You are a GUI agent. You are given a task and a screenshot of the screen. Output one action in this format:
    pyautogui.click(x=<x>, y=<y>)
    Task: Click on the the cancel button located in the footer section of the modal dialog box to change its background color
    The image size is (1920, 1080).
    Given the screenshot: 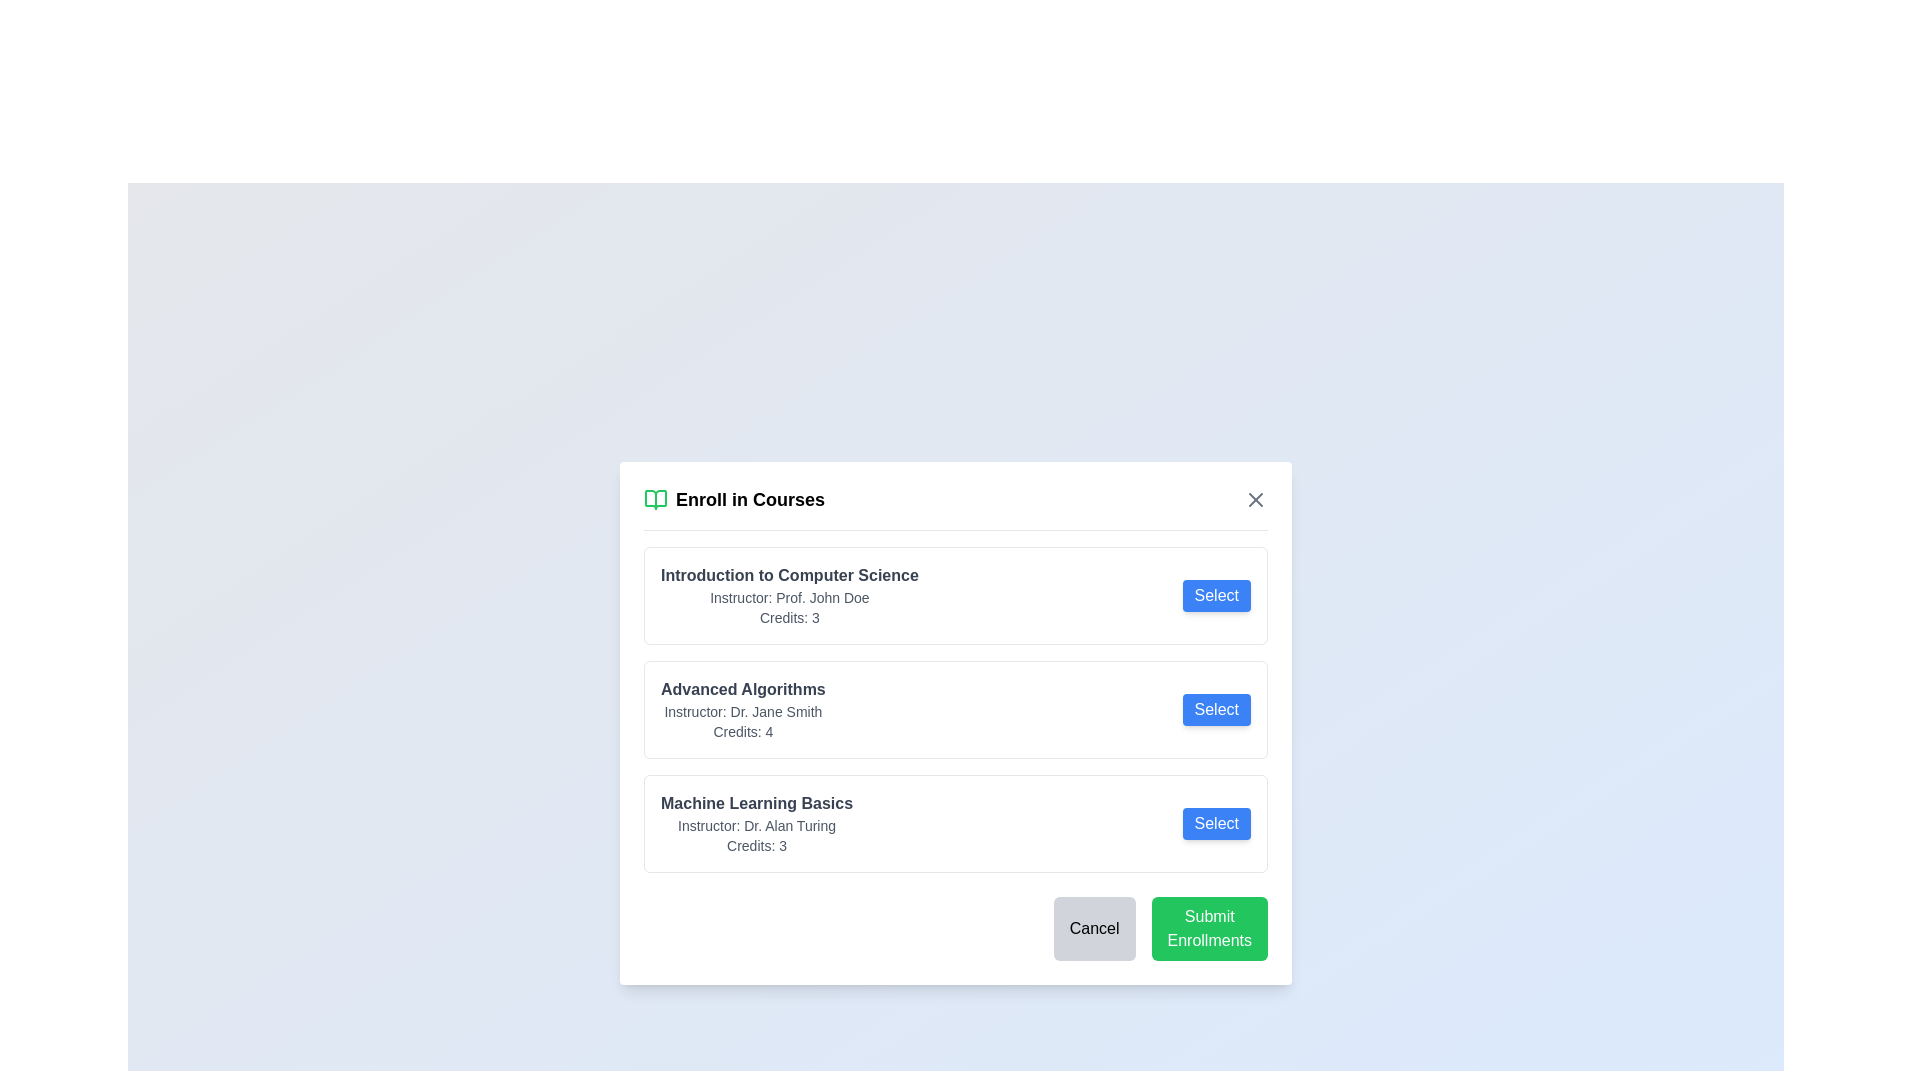 What is the action you would take?
    pyautogui.click(x=1093, y=928)
    